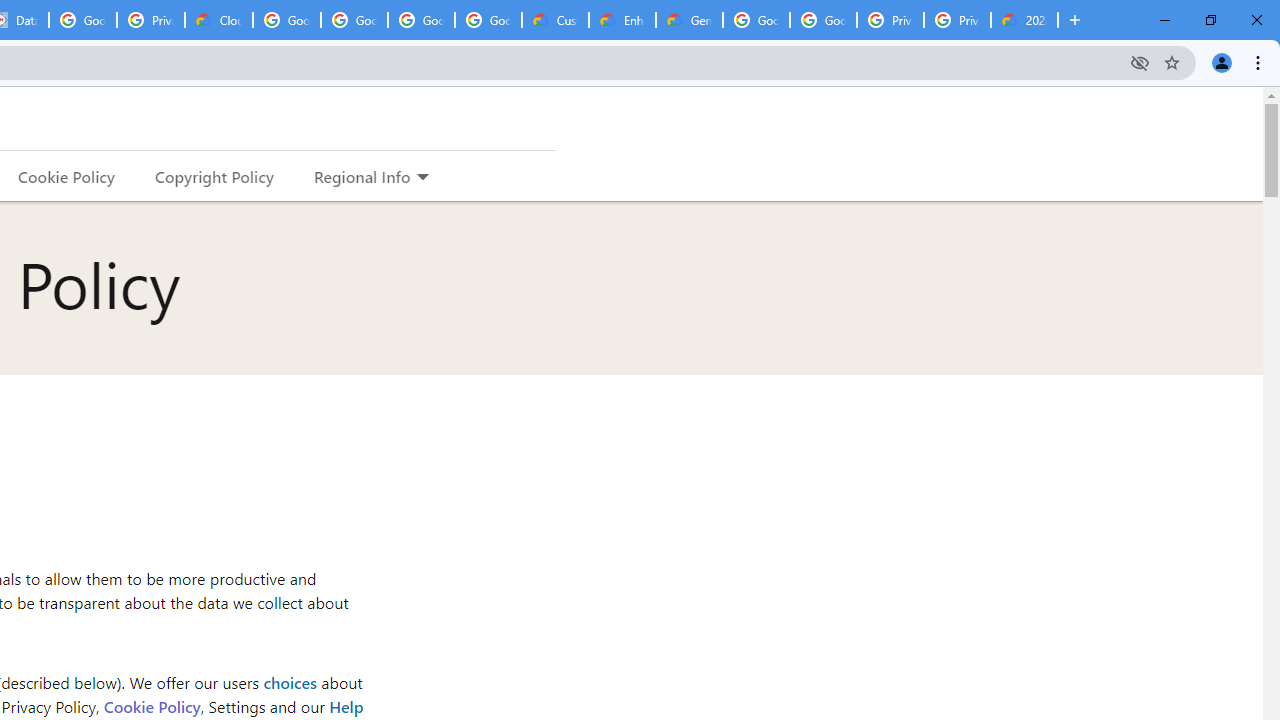 This screenshot has height=720, width=1280. I want to click on 'Enhanced Support | Google Cloud', so click(621, 20).